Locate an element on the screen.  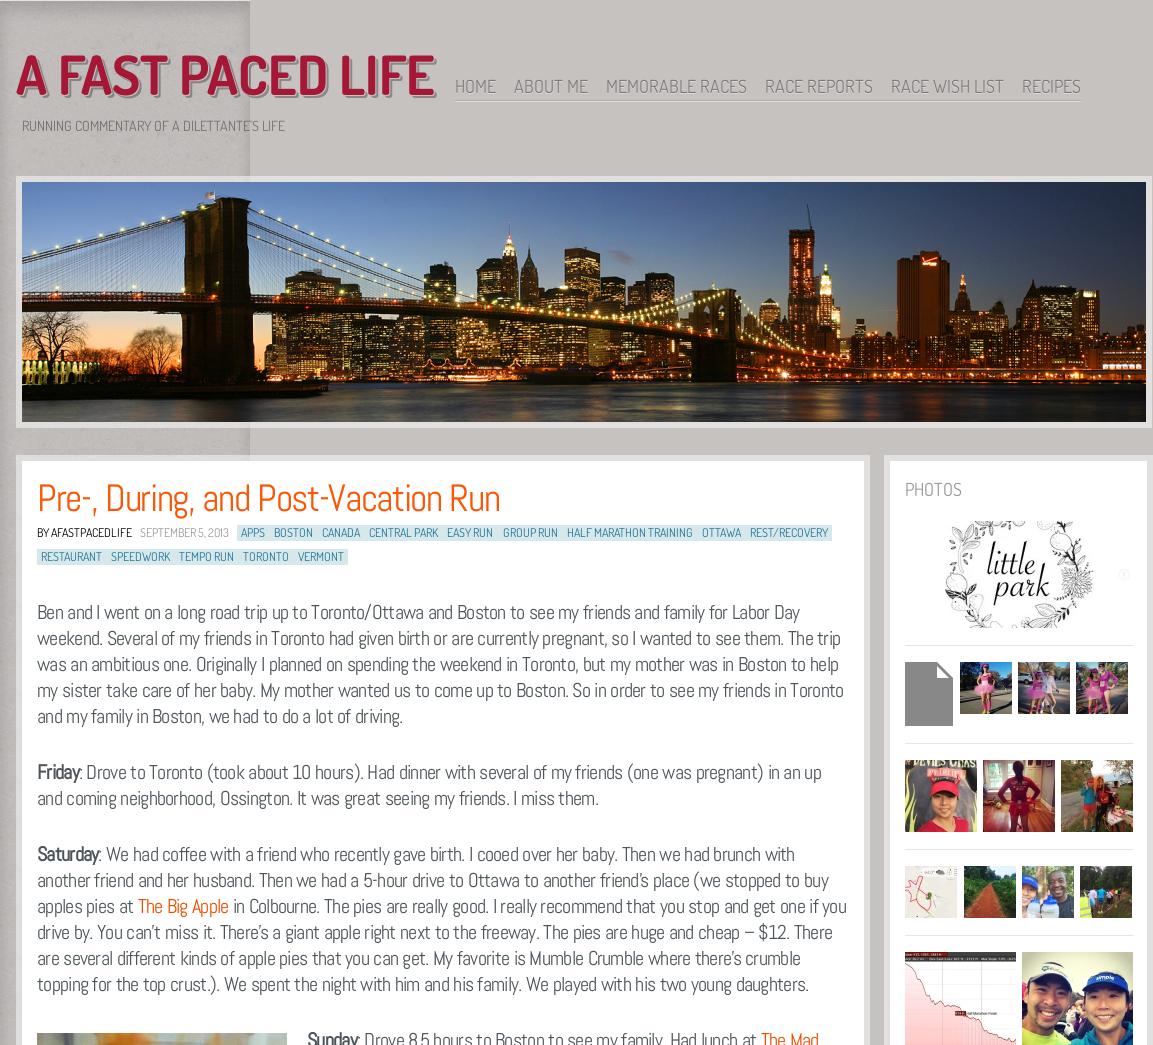
'Photos' is located at coordinates (932, 487).